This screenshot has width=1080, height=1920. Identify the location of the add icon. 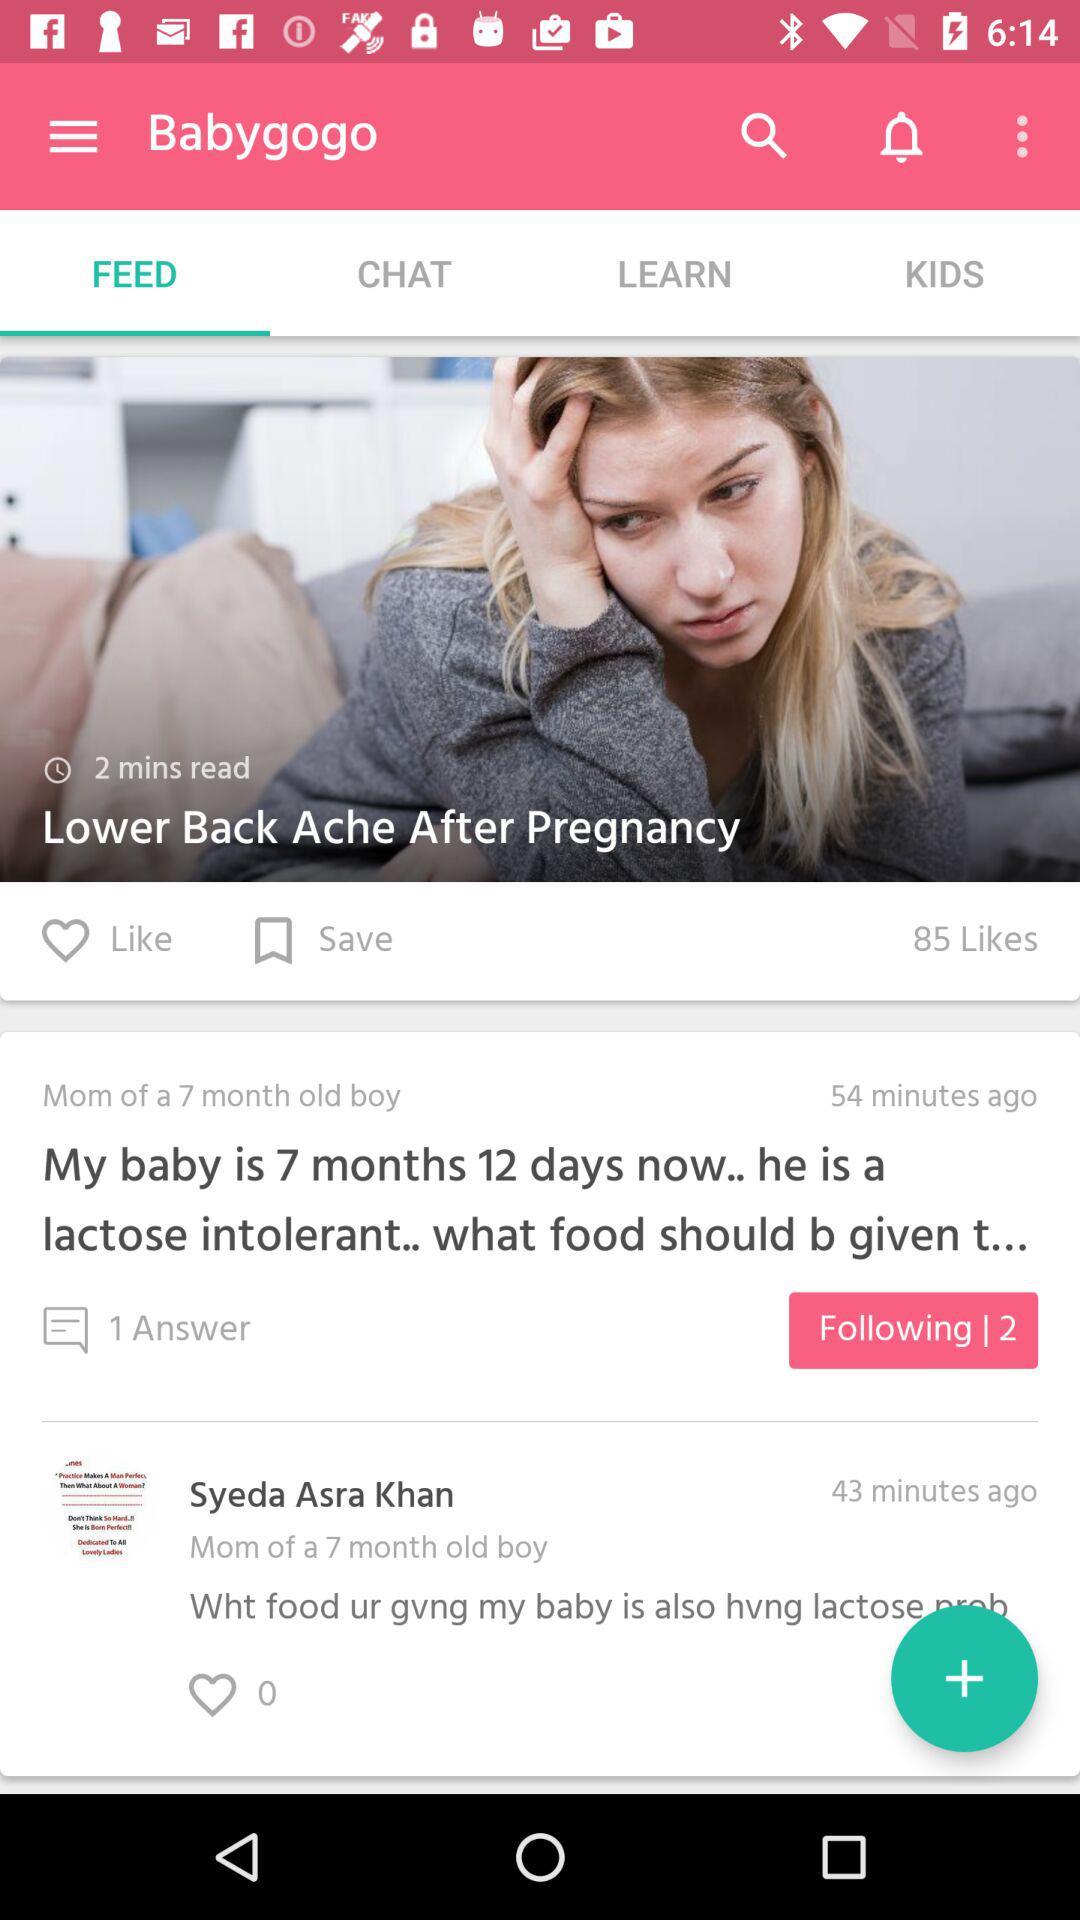
(963, 1678).